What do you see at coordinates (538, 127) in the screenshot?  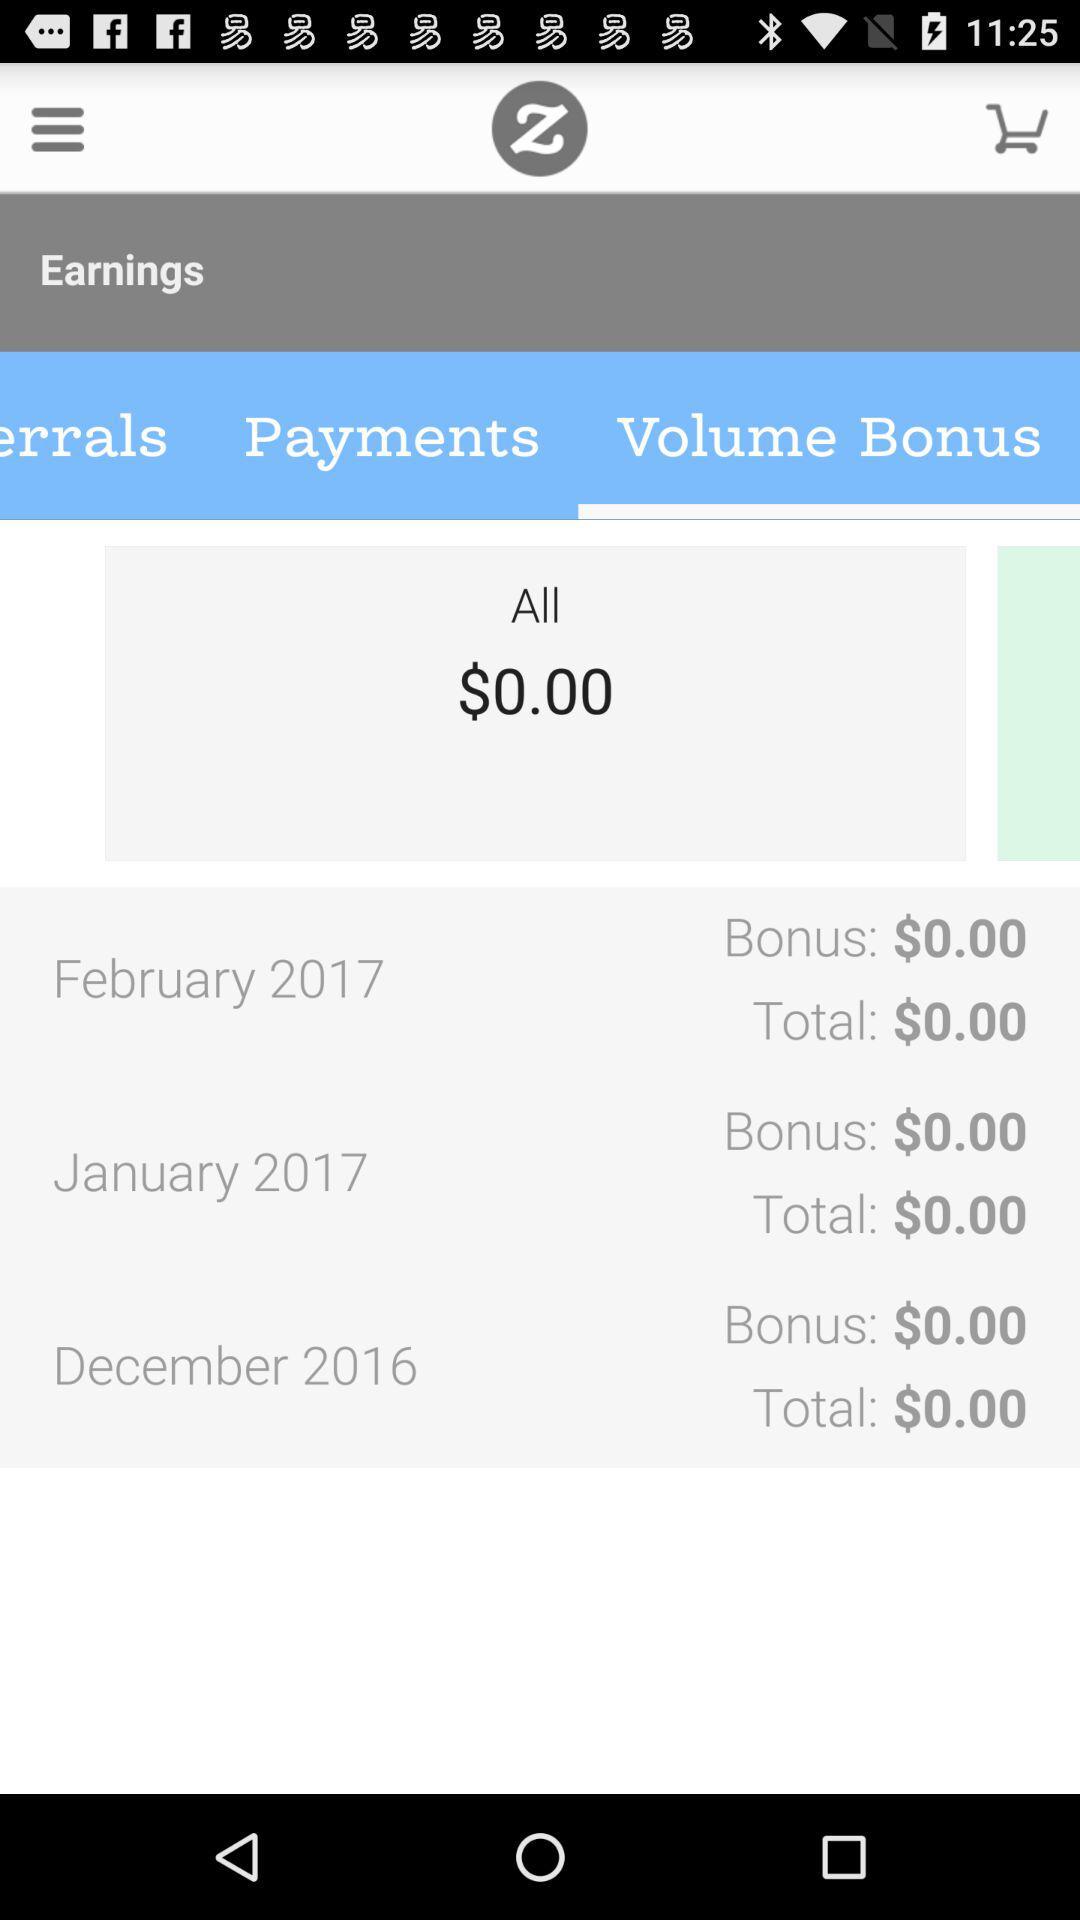 I see `zazzle home page` at bounding box center [538, 127].